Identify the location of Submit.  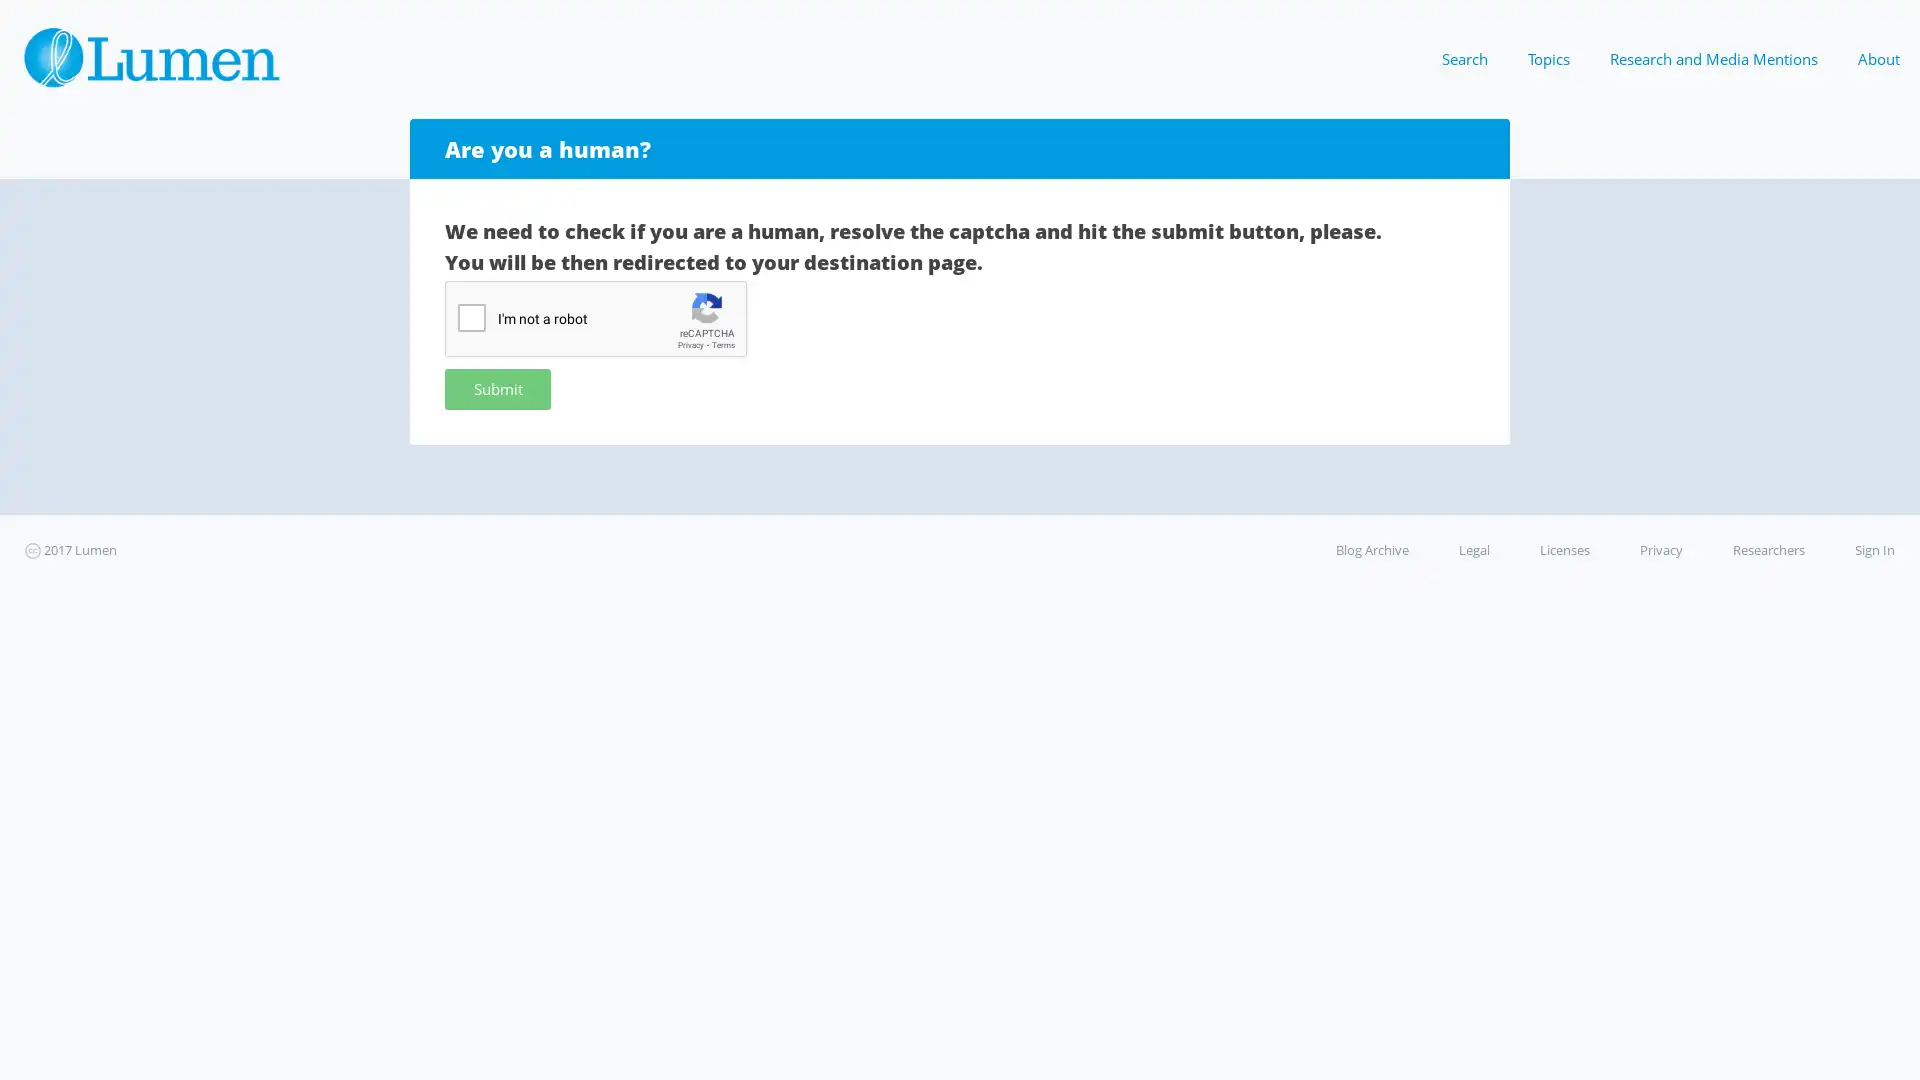
(498, 388).